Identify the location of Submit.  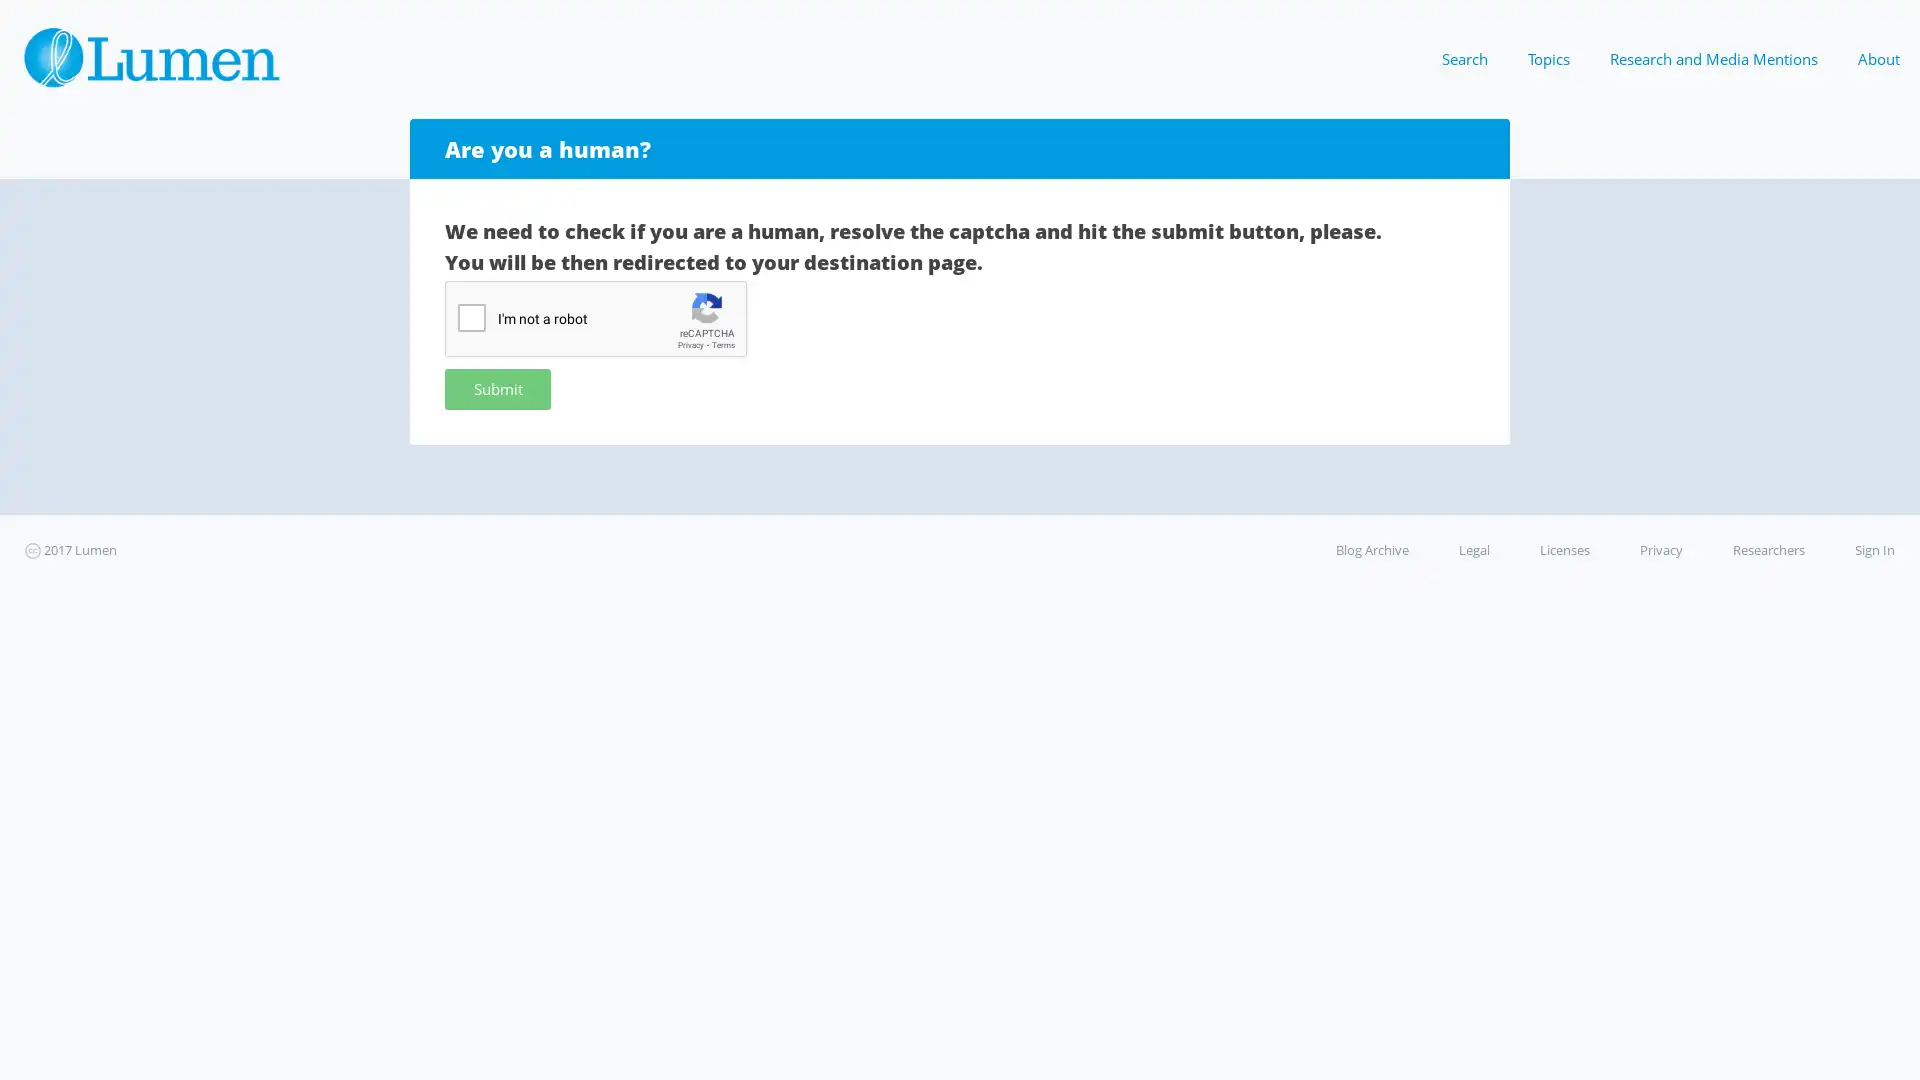
(498, 388).